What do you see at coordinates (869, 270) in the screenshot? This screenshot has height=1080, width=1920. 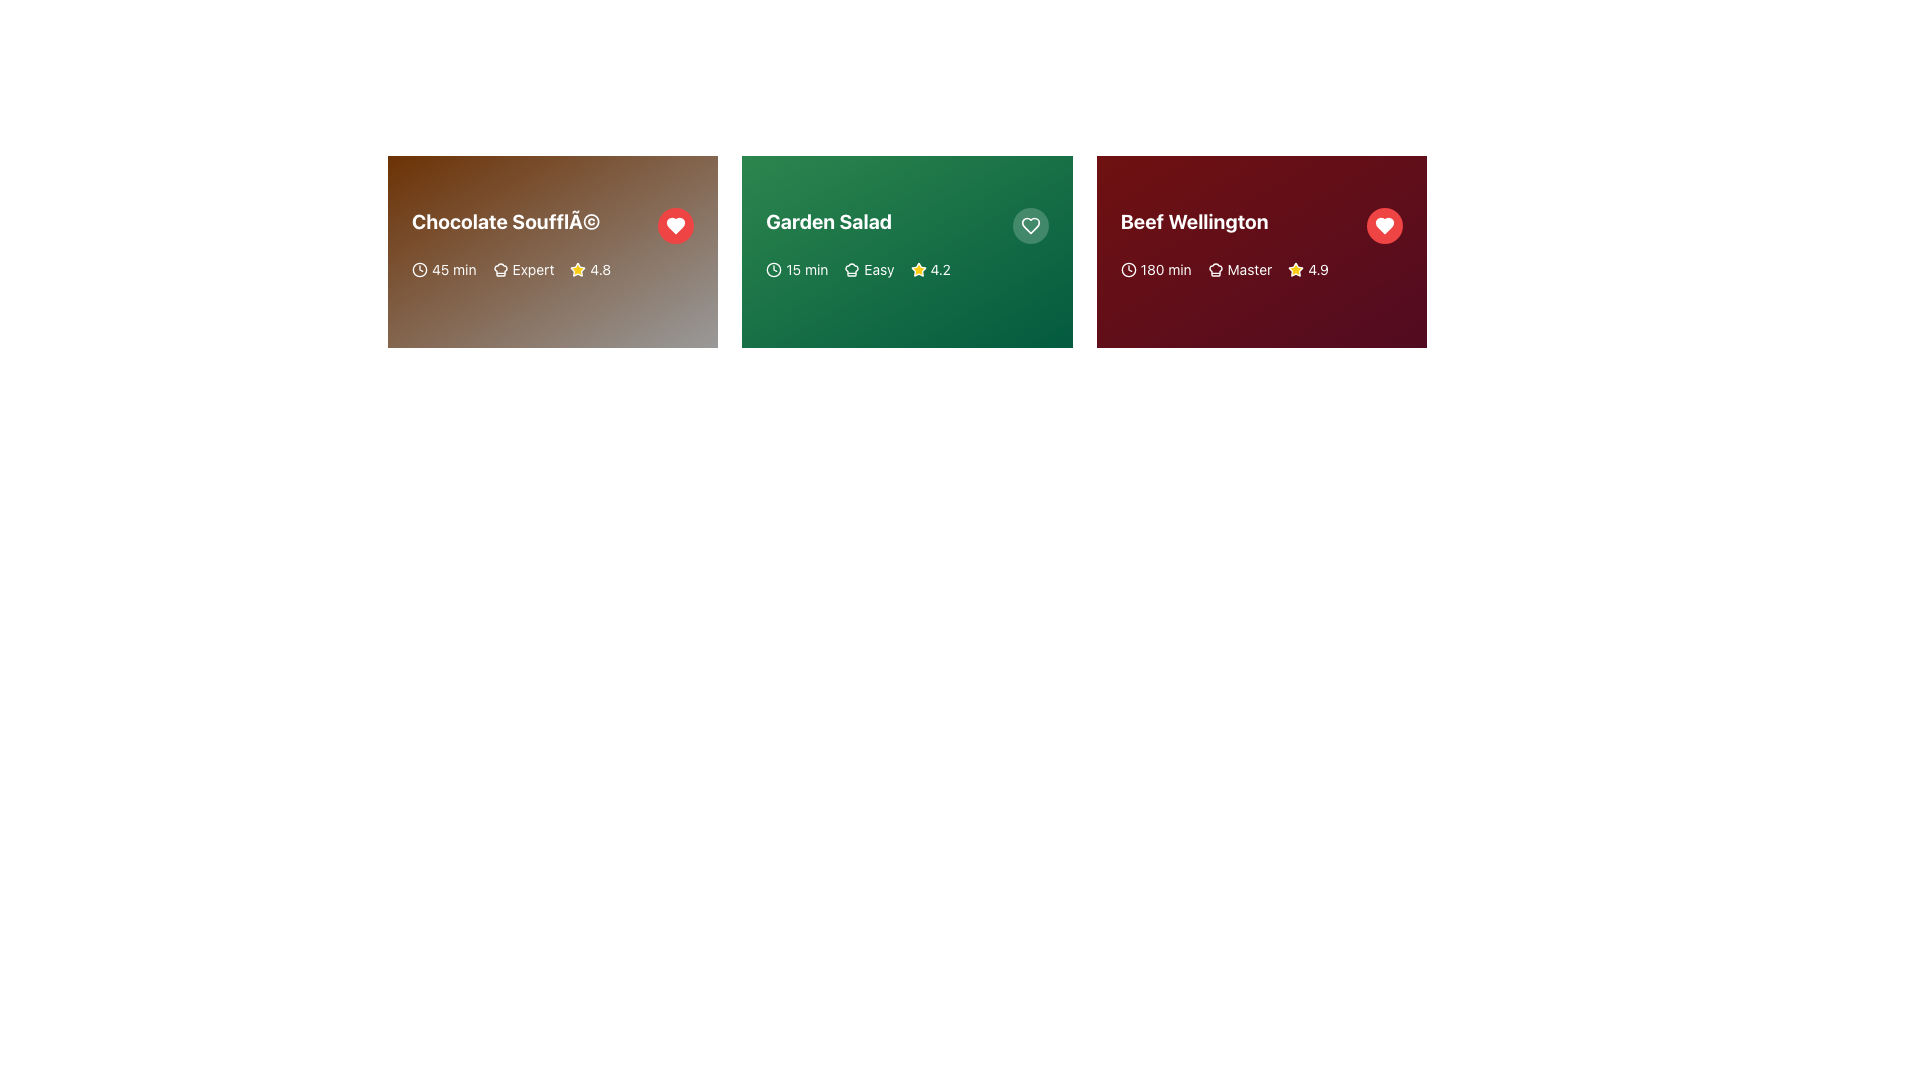 I see `the 'Easy' label with the chef's hat icon, which is styled in a small font and located within the 'Garden Salad' card, positioned next to the '15 min' label` at bounding box center [869, 270].